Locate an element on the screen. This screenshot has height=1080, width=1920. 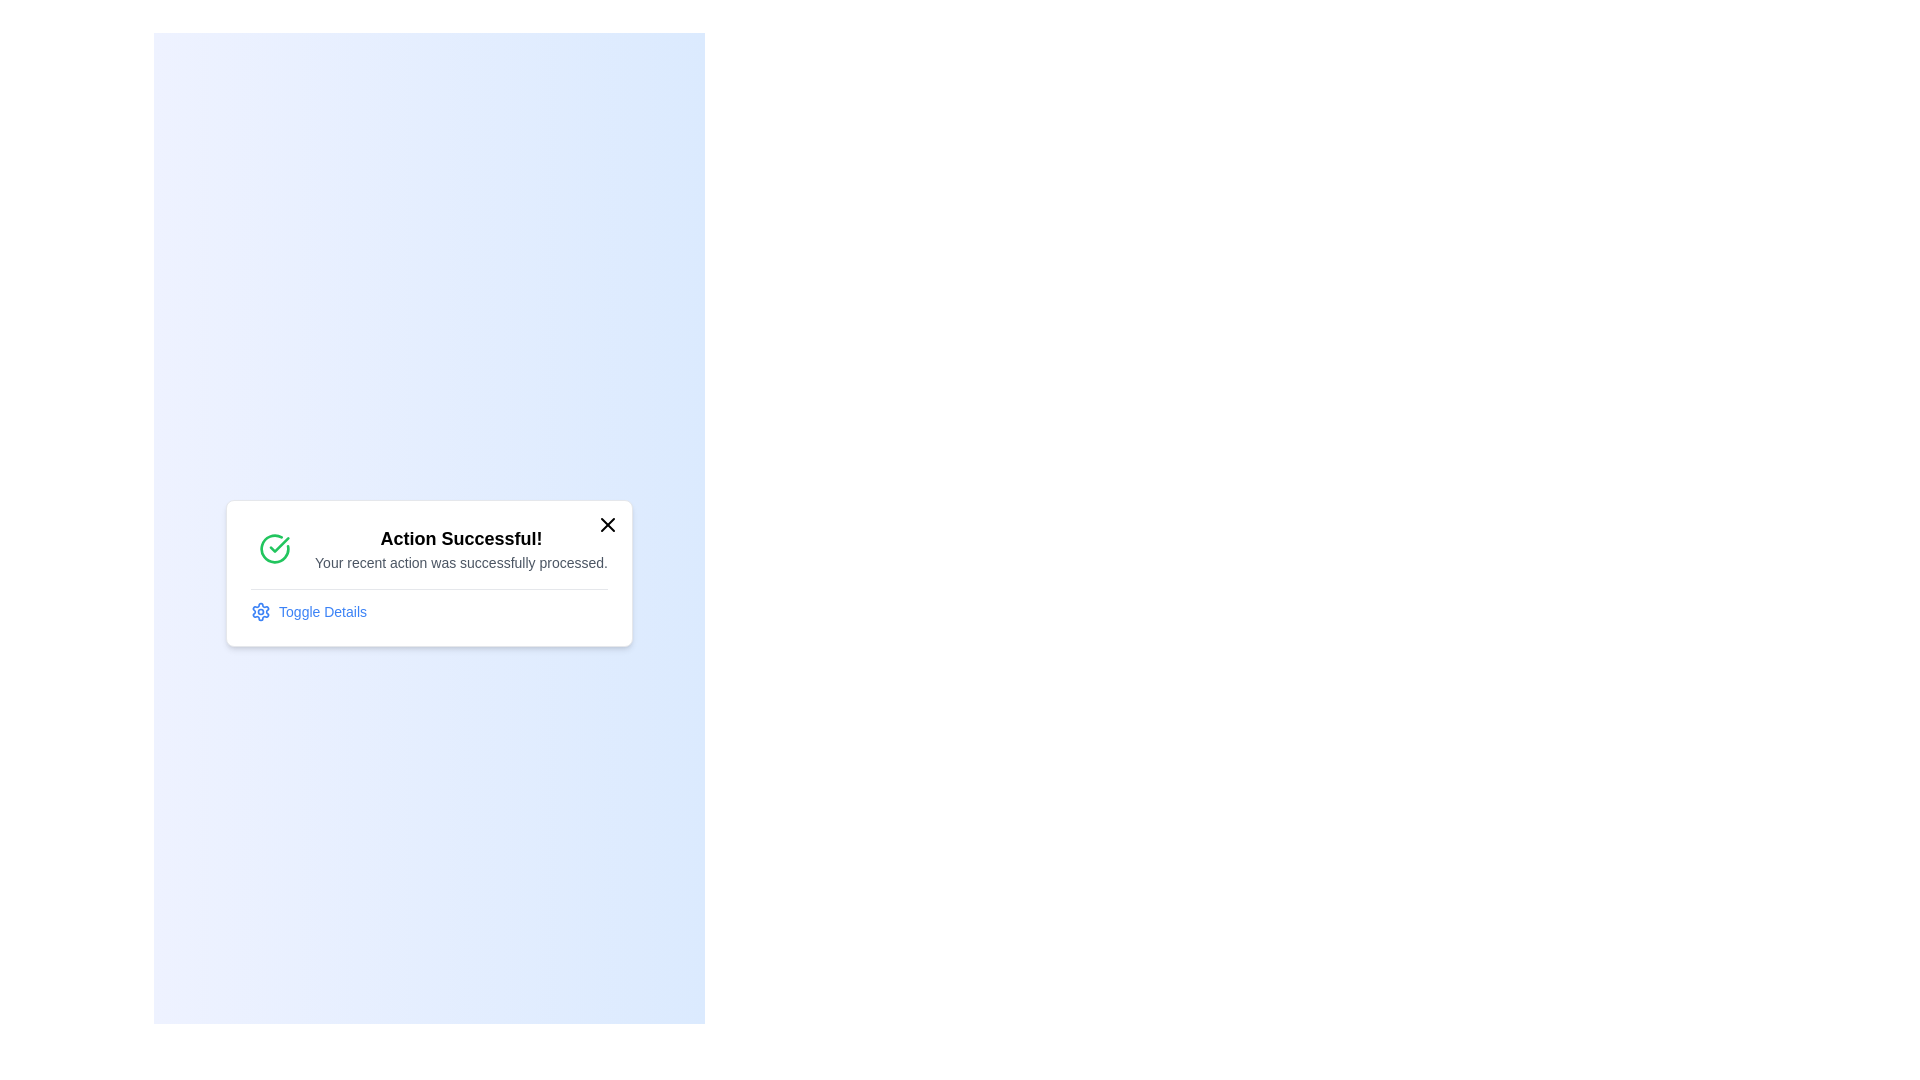
the close button to close the alert is located at coordinates (606, 523).